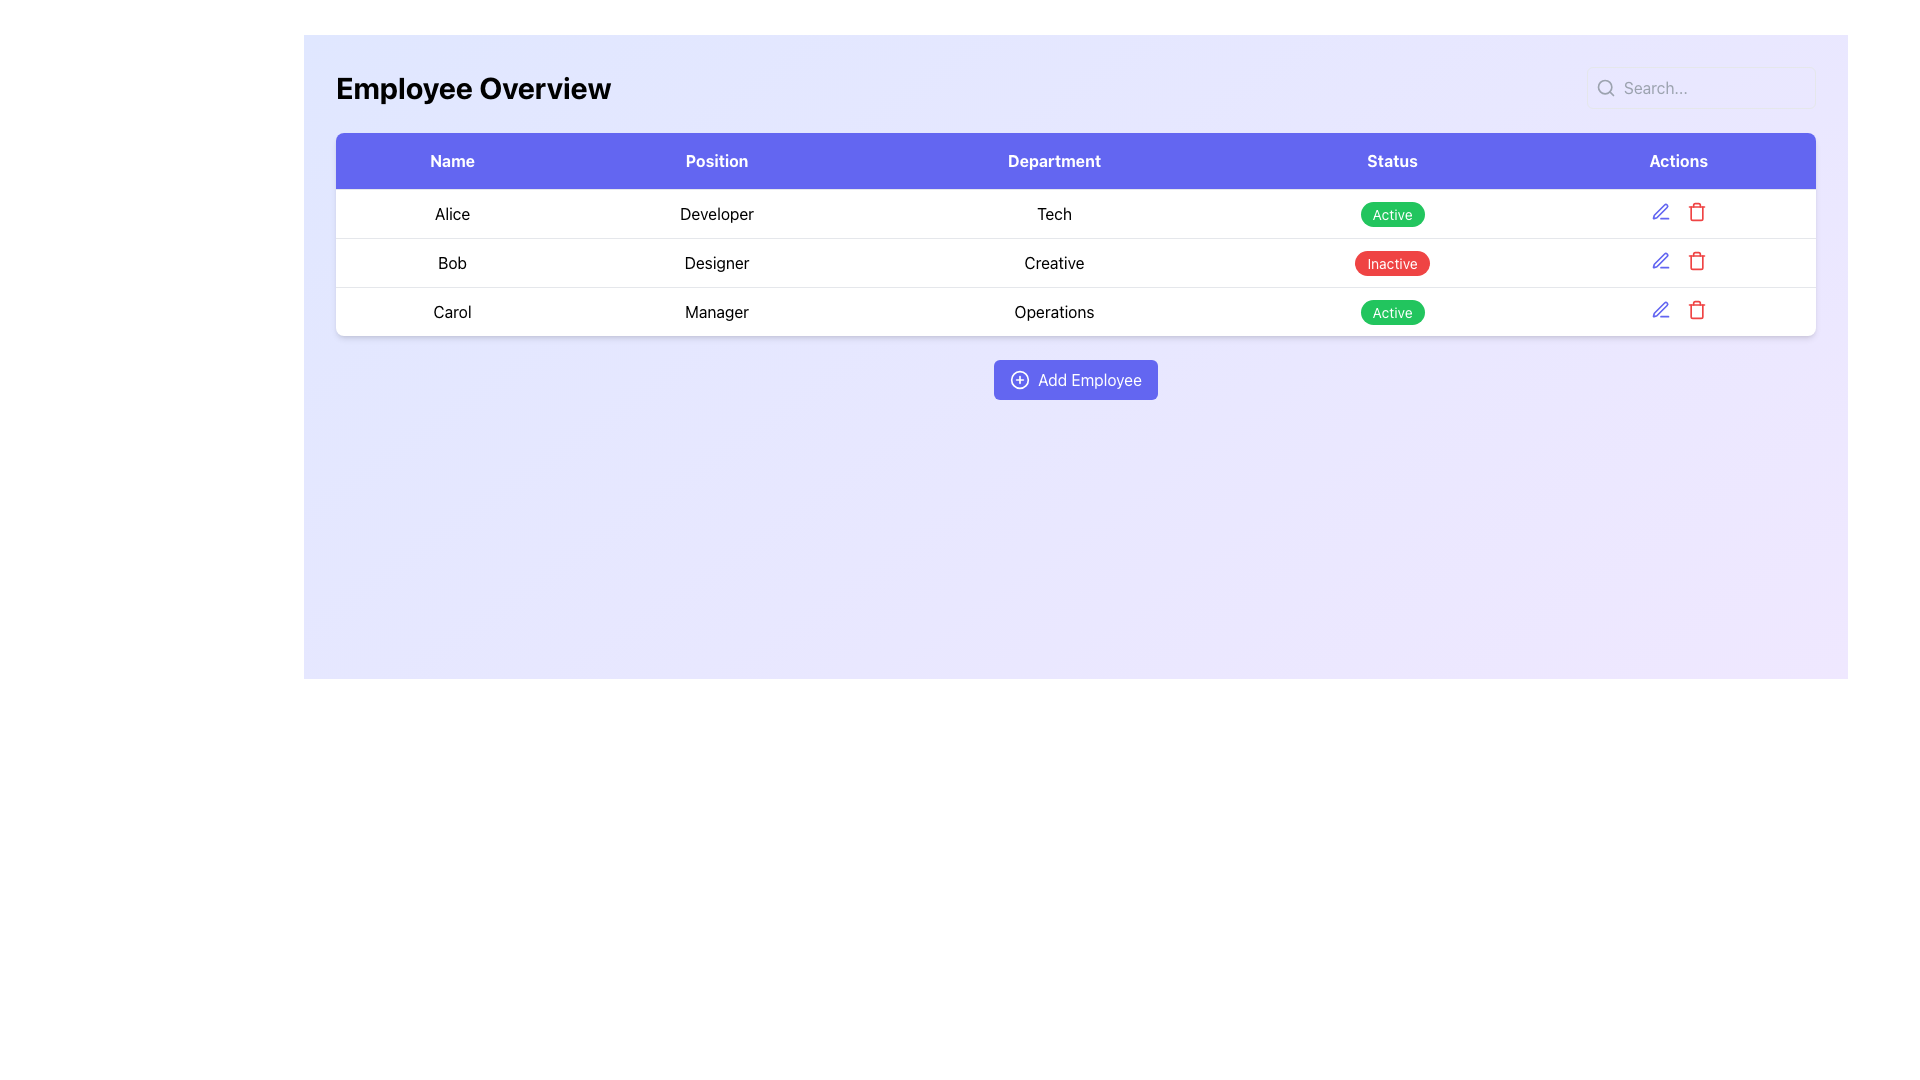 This screenshot has width=1920, height=1080. Describe the element at coordinates (1391, 160) in the screenshot. I see `the 'Status' header label in the table, which is the fourth item in the horizontal header row, located between the 'Department' and 'Actions' columns` at that location.